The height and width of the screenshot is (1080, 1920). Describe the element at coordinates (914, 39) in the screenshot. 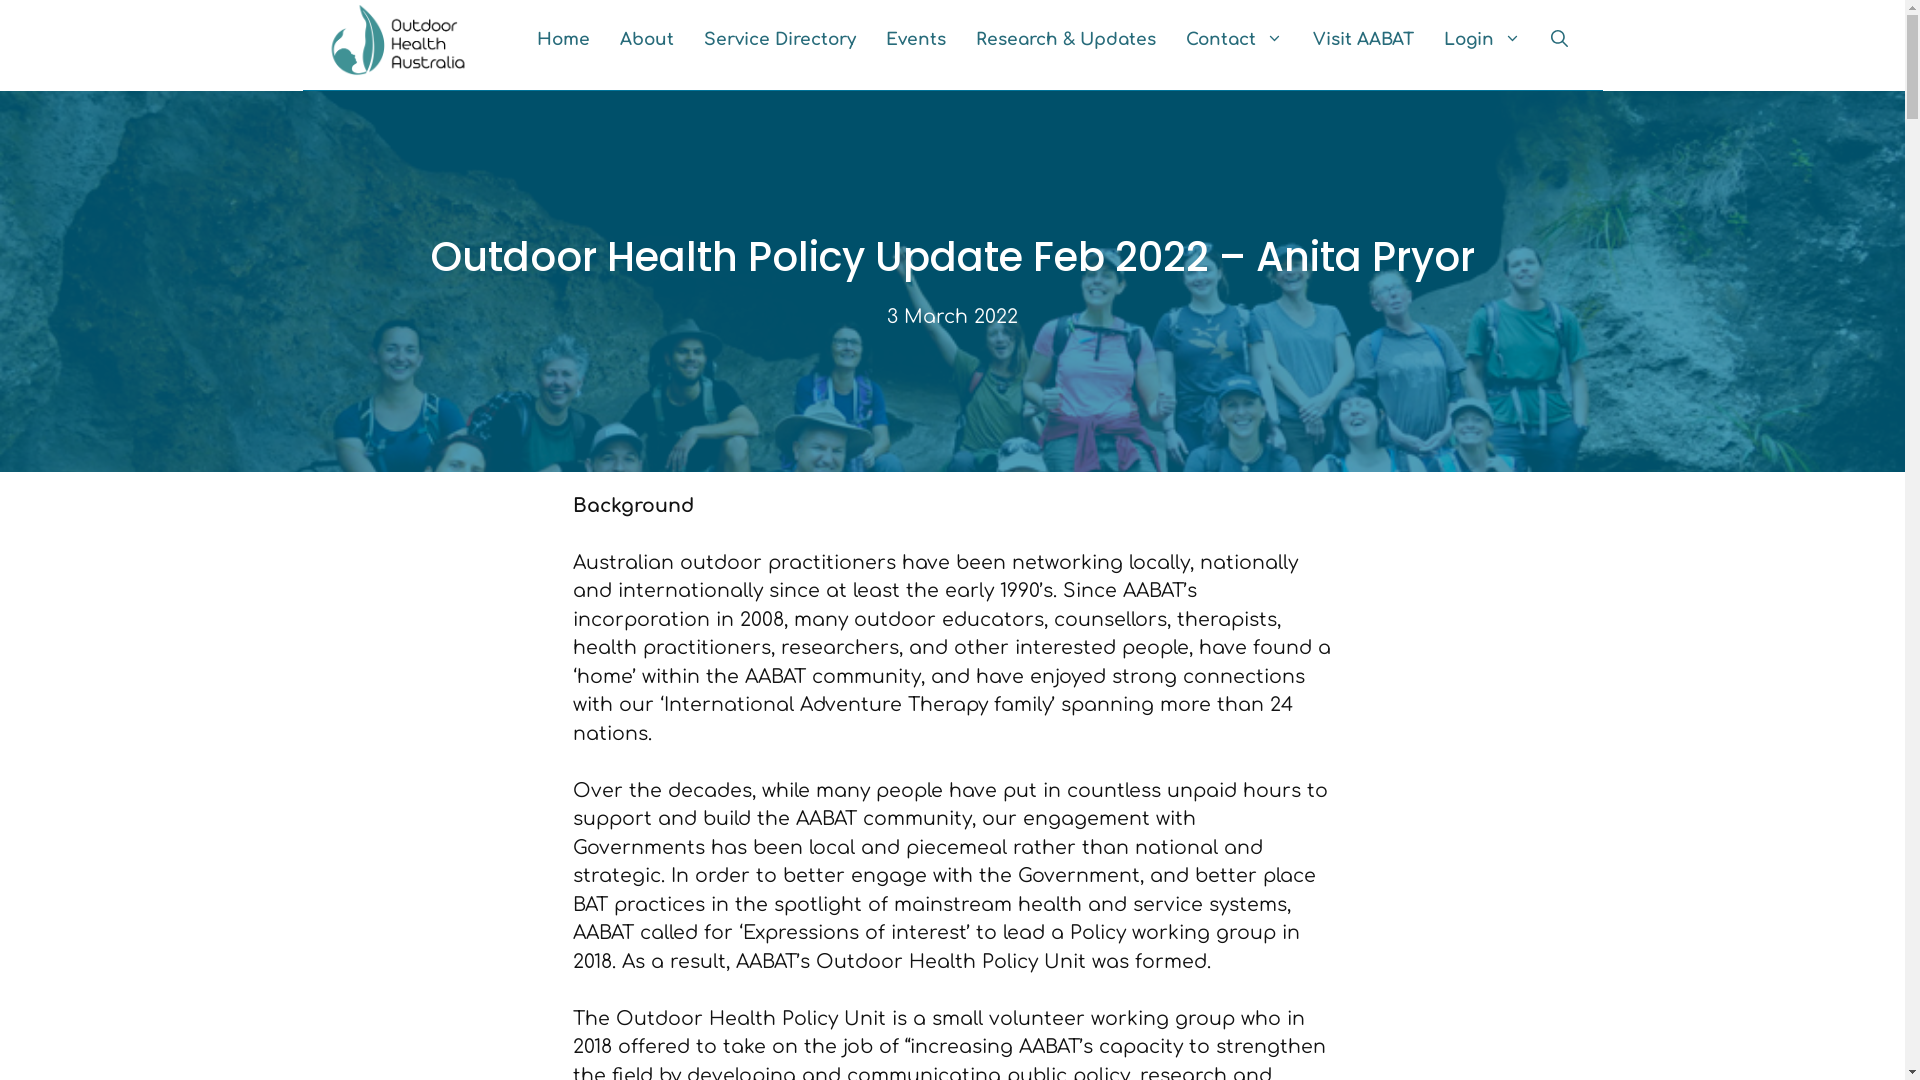

I see `'Events'` at that location.